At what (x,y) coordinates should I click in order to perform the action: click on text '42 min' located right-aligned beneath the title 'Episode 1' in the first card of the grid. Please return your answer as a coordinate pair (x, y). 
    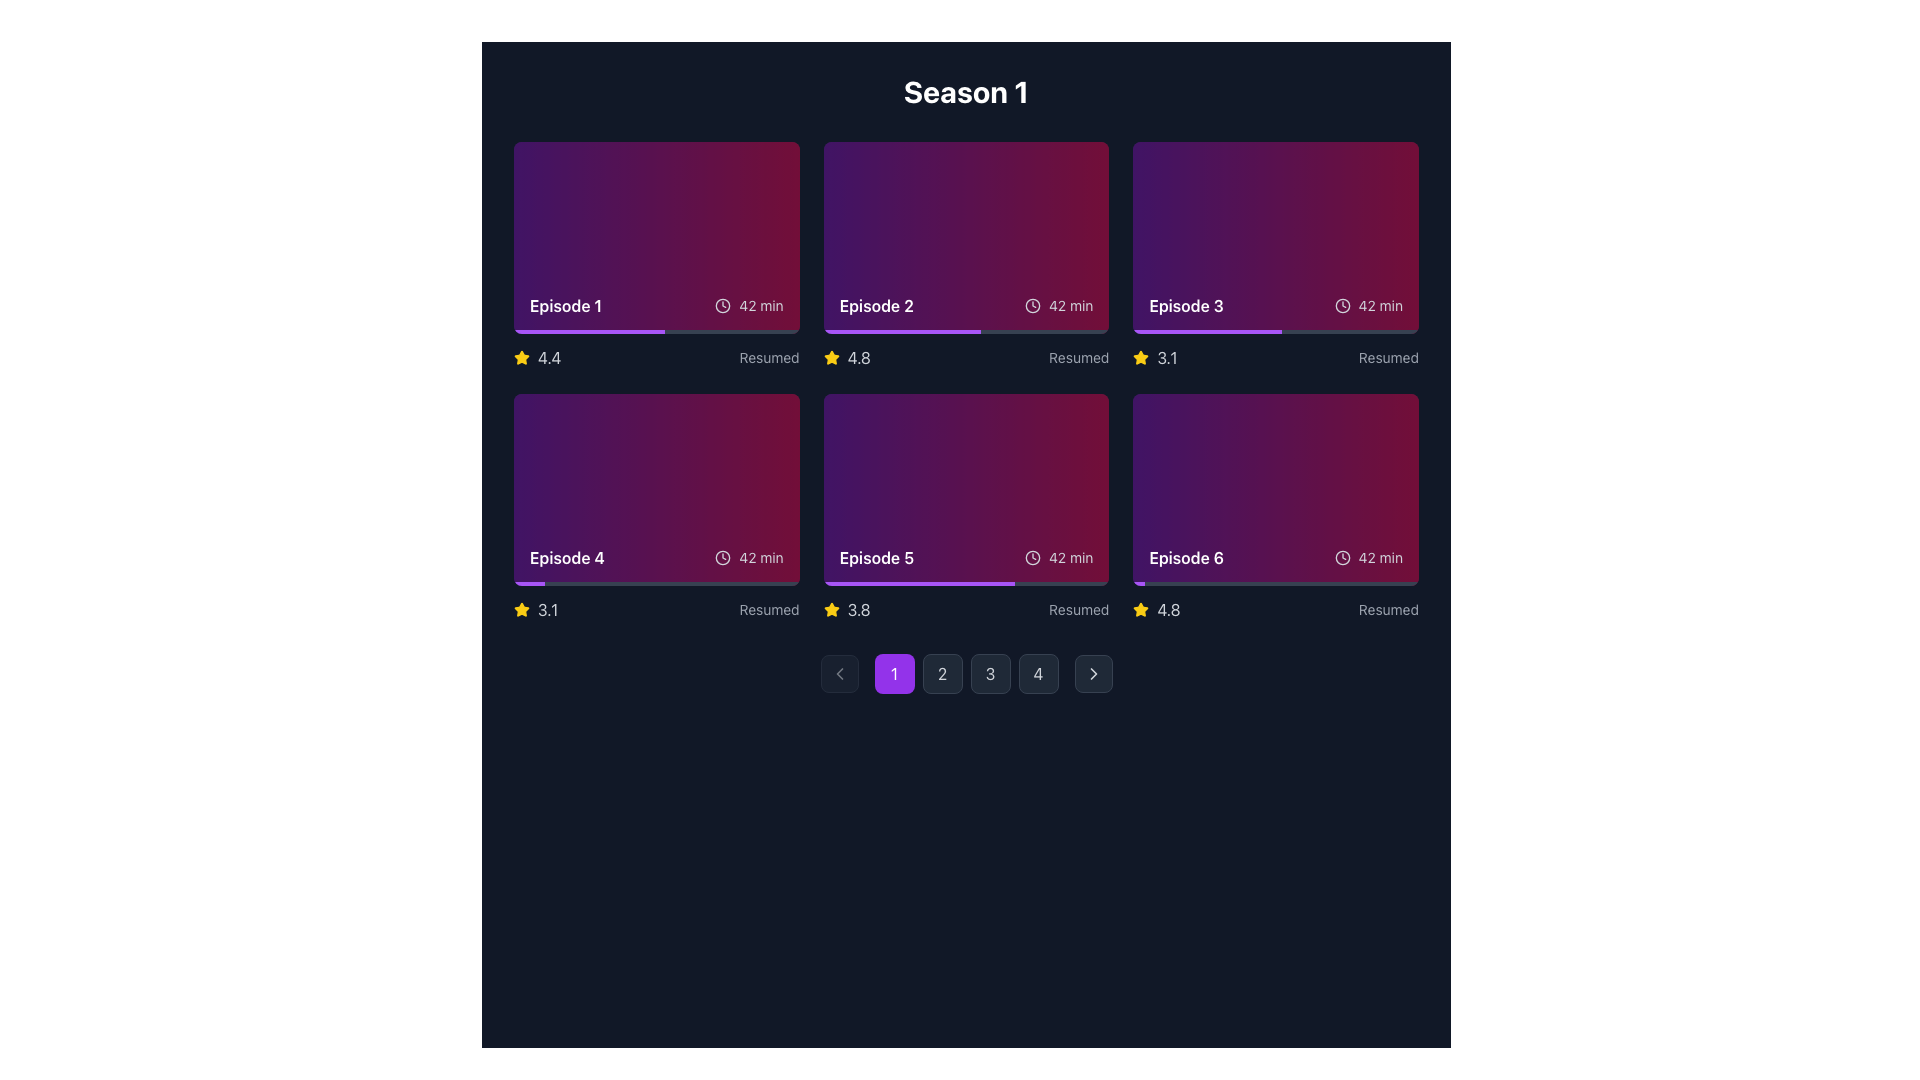
    Looking at the image, I should click on (748, 305).